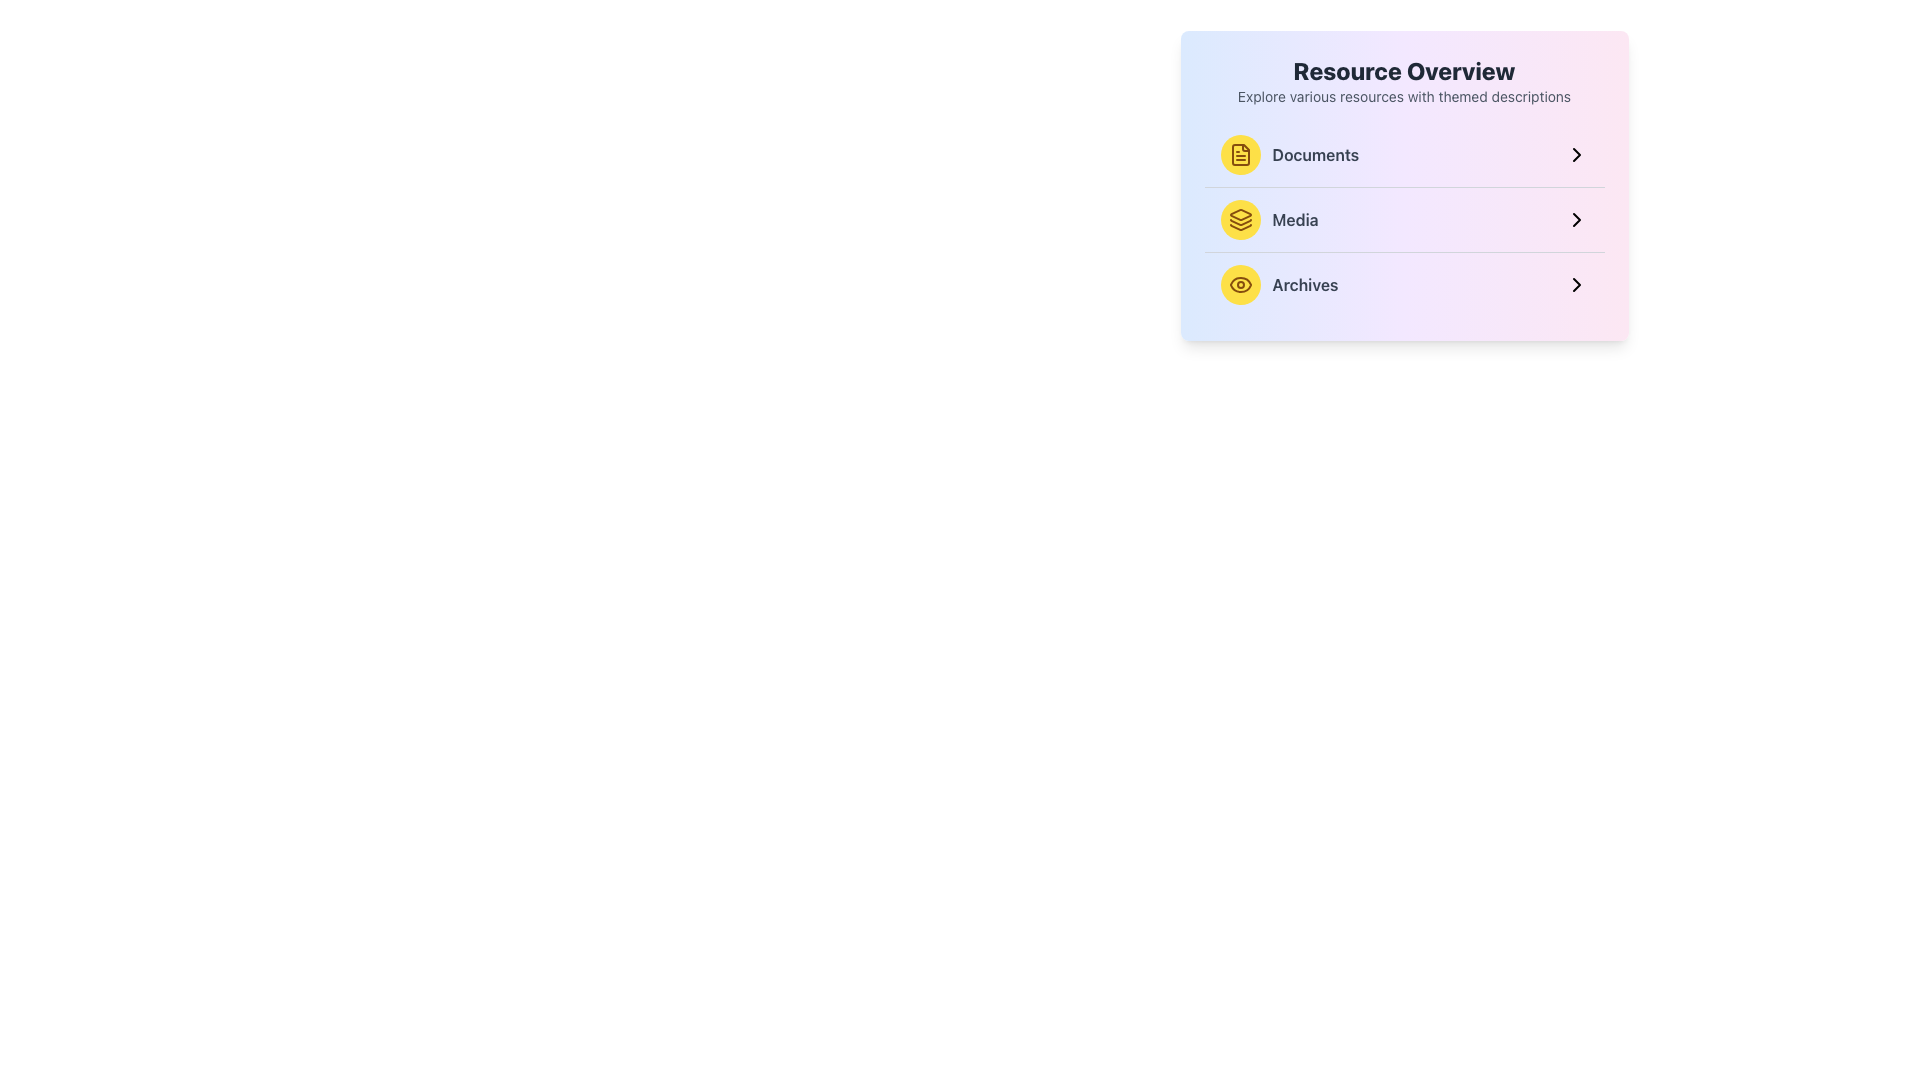  I want to click on the text line rendering 'Explore various resources with themed descriptions', which is styled in gray and positioned below the header 'Resource Overview', so click(1403, 96).